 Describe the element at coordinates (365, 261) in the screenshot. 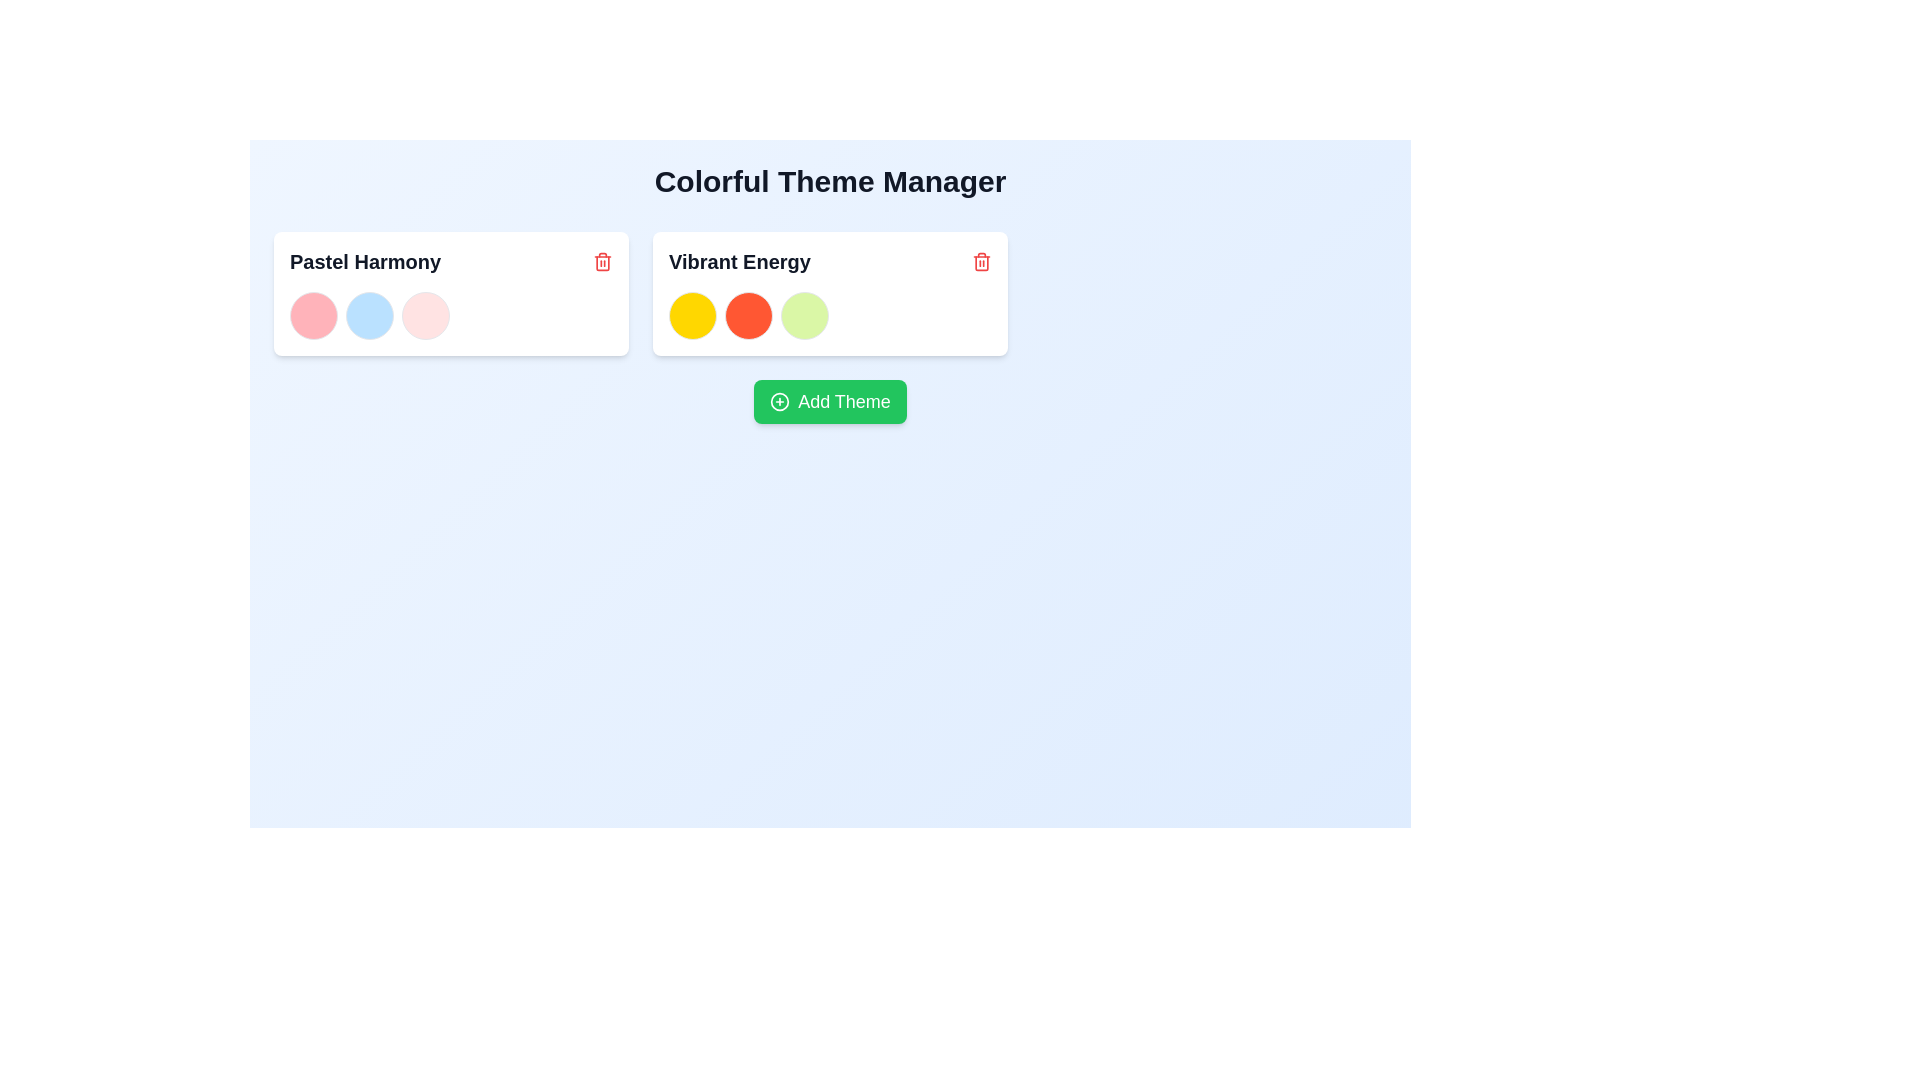

I see `the text label that displays the title or name of a theme or section, located in the top-left corner of the interface above three circular color swatches and to the left of a trash icon` at that location.